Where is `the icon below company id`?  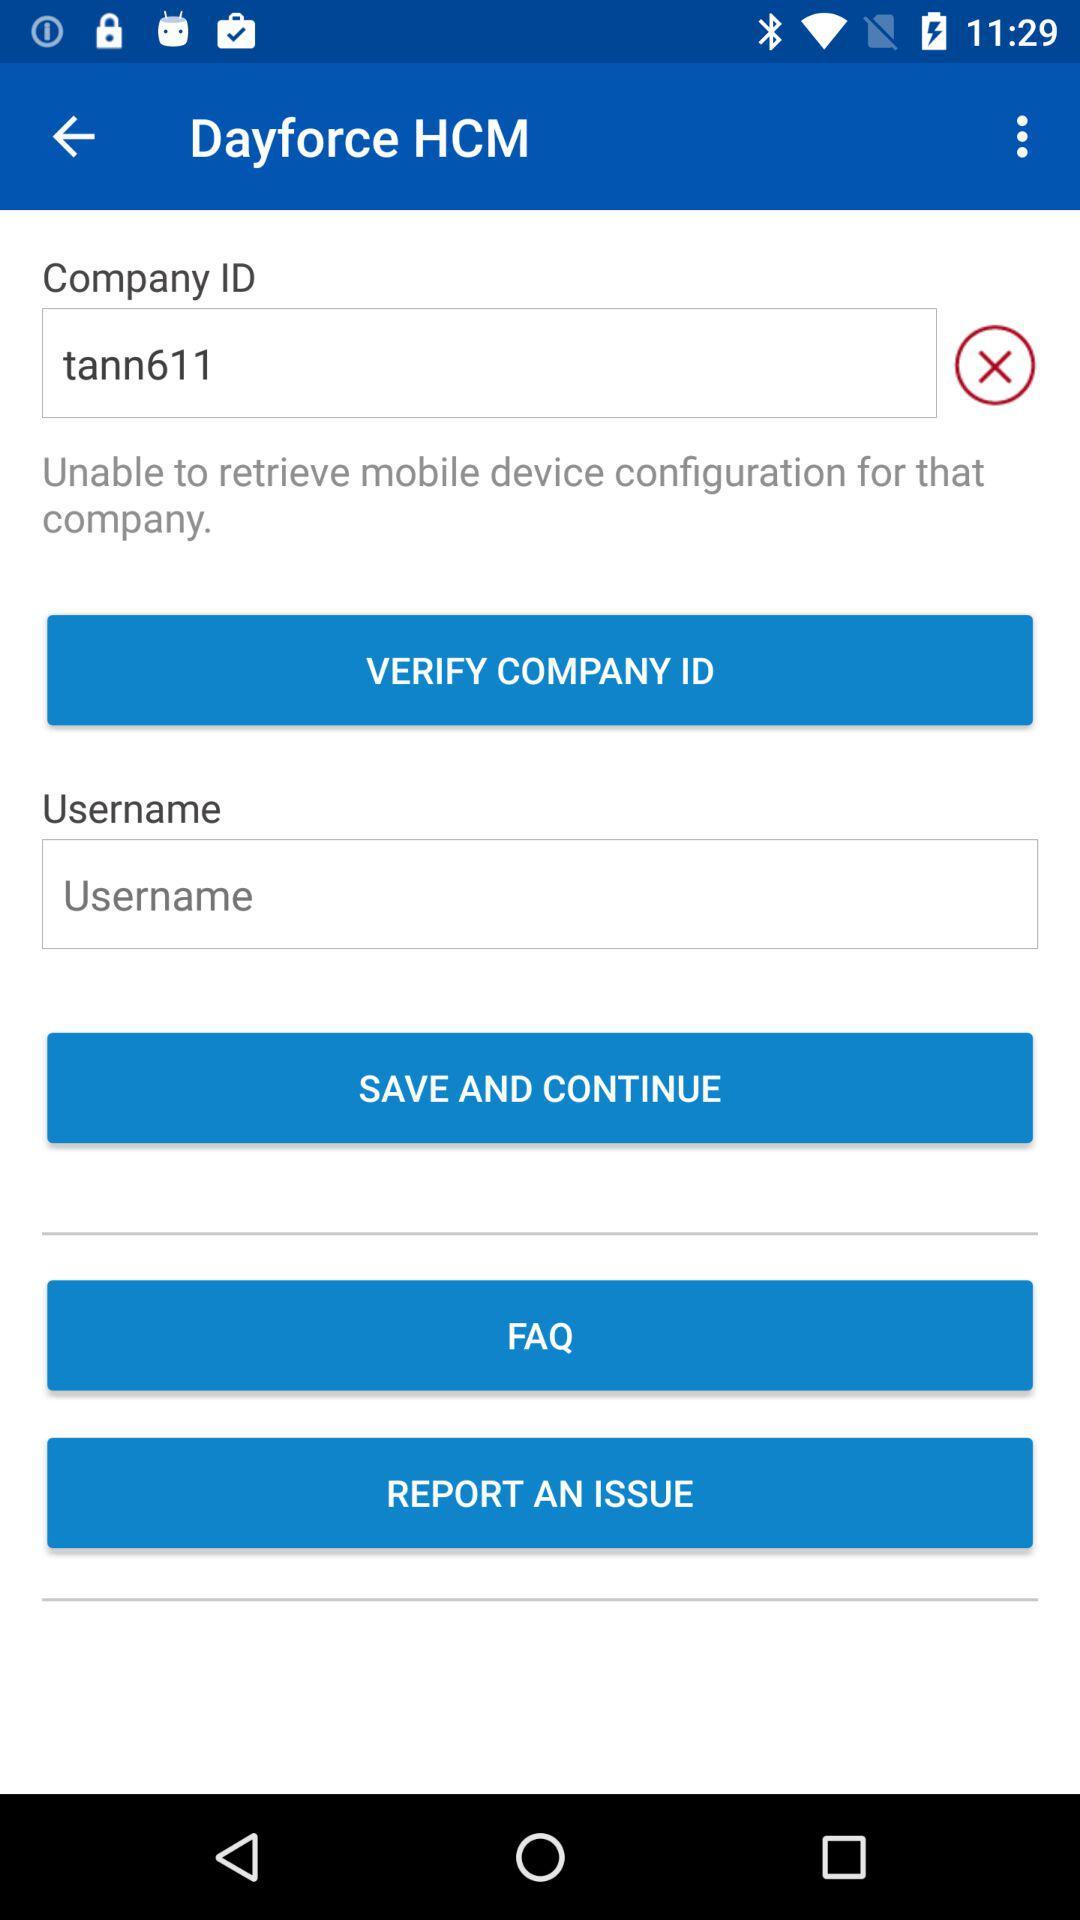
the icon below company id is located at coordinates (489, 363).